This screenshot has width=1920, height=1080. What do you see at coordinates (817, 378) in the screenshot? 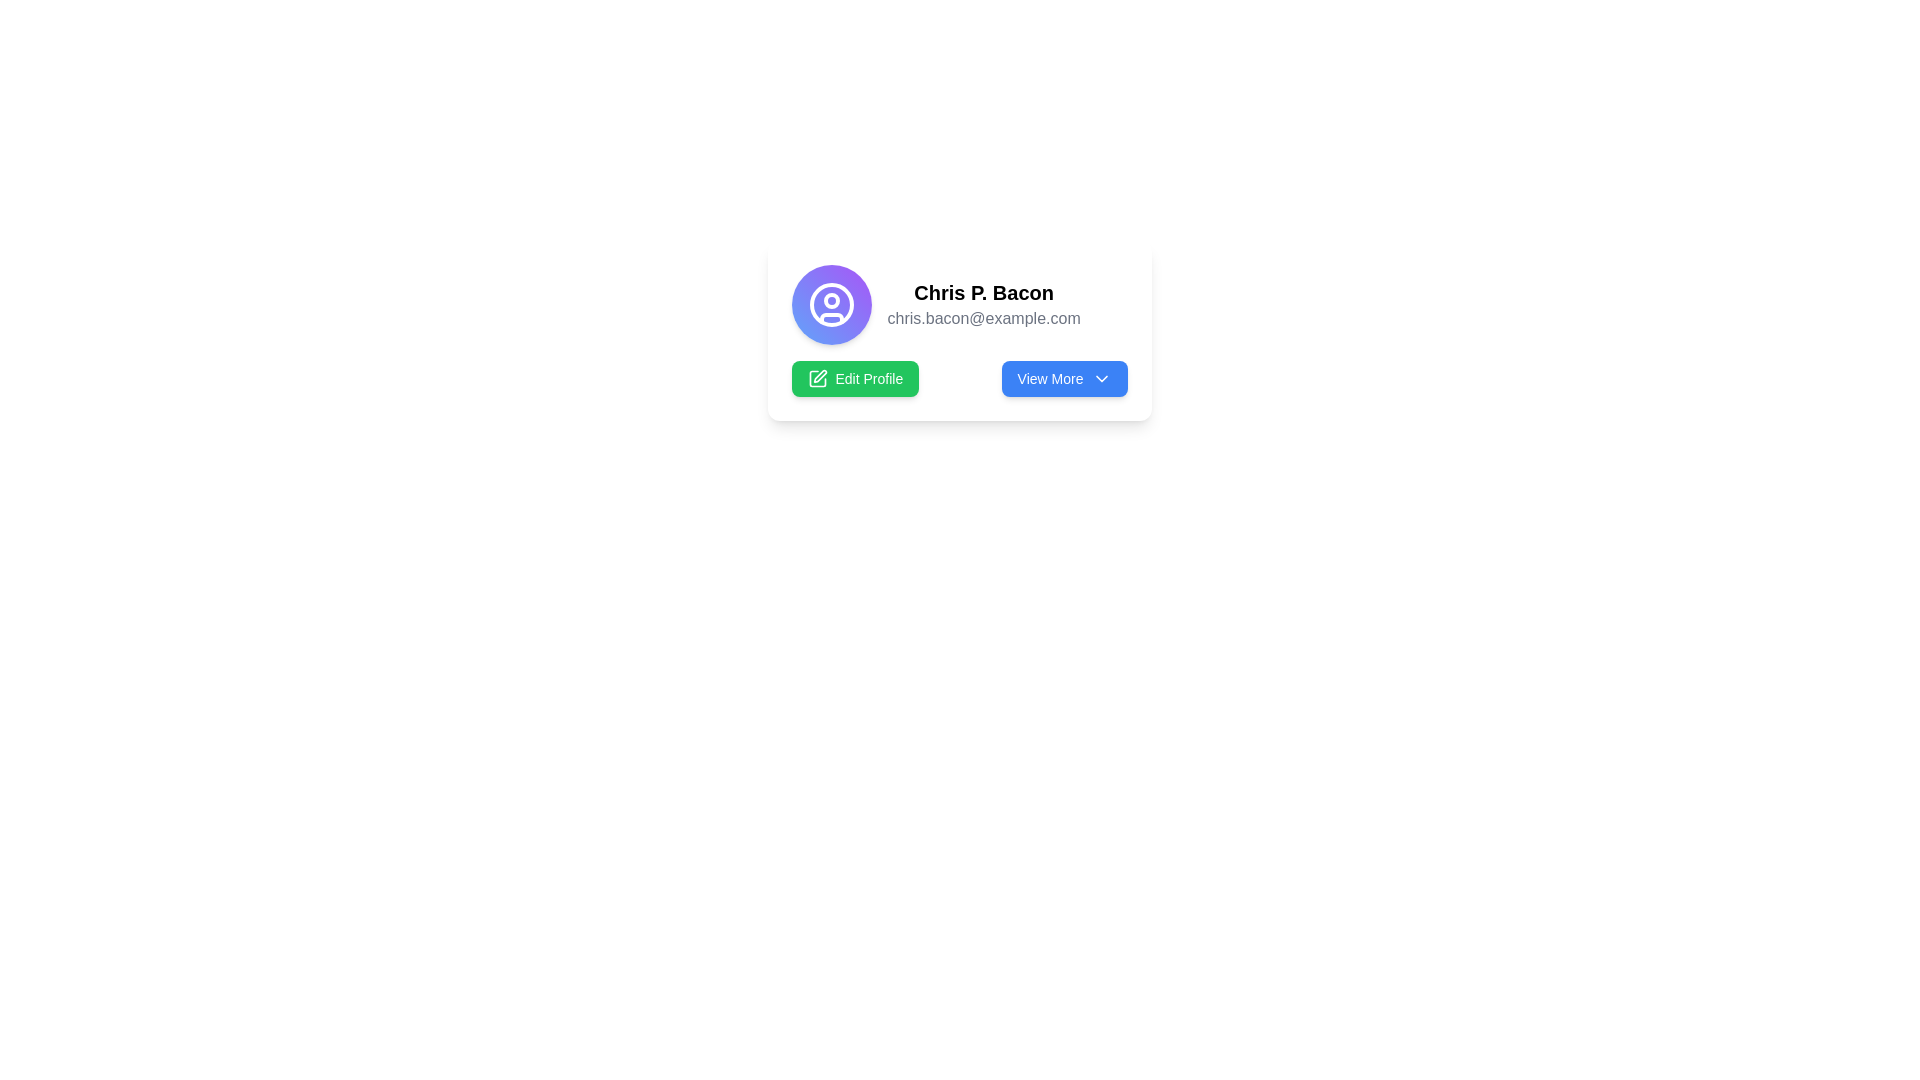
I see `the pen icon located inside the green 'Edit Profile' button, which is positioned to the left of the button's text` at bounding box center [817, 378].